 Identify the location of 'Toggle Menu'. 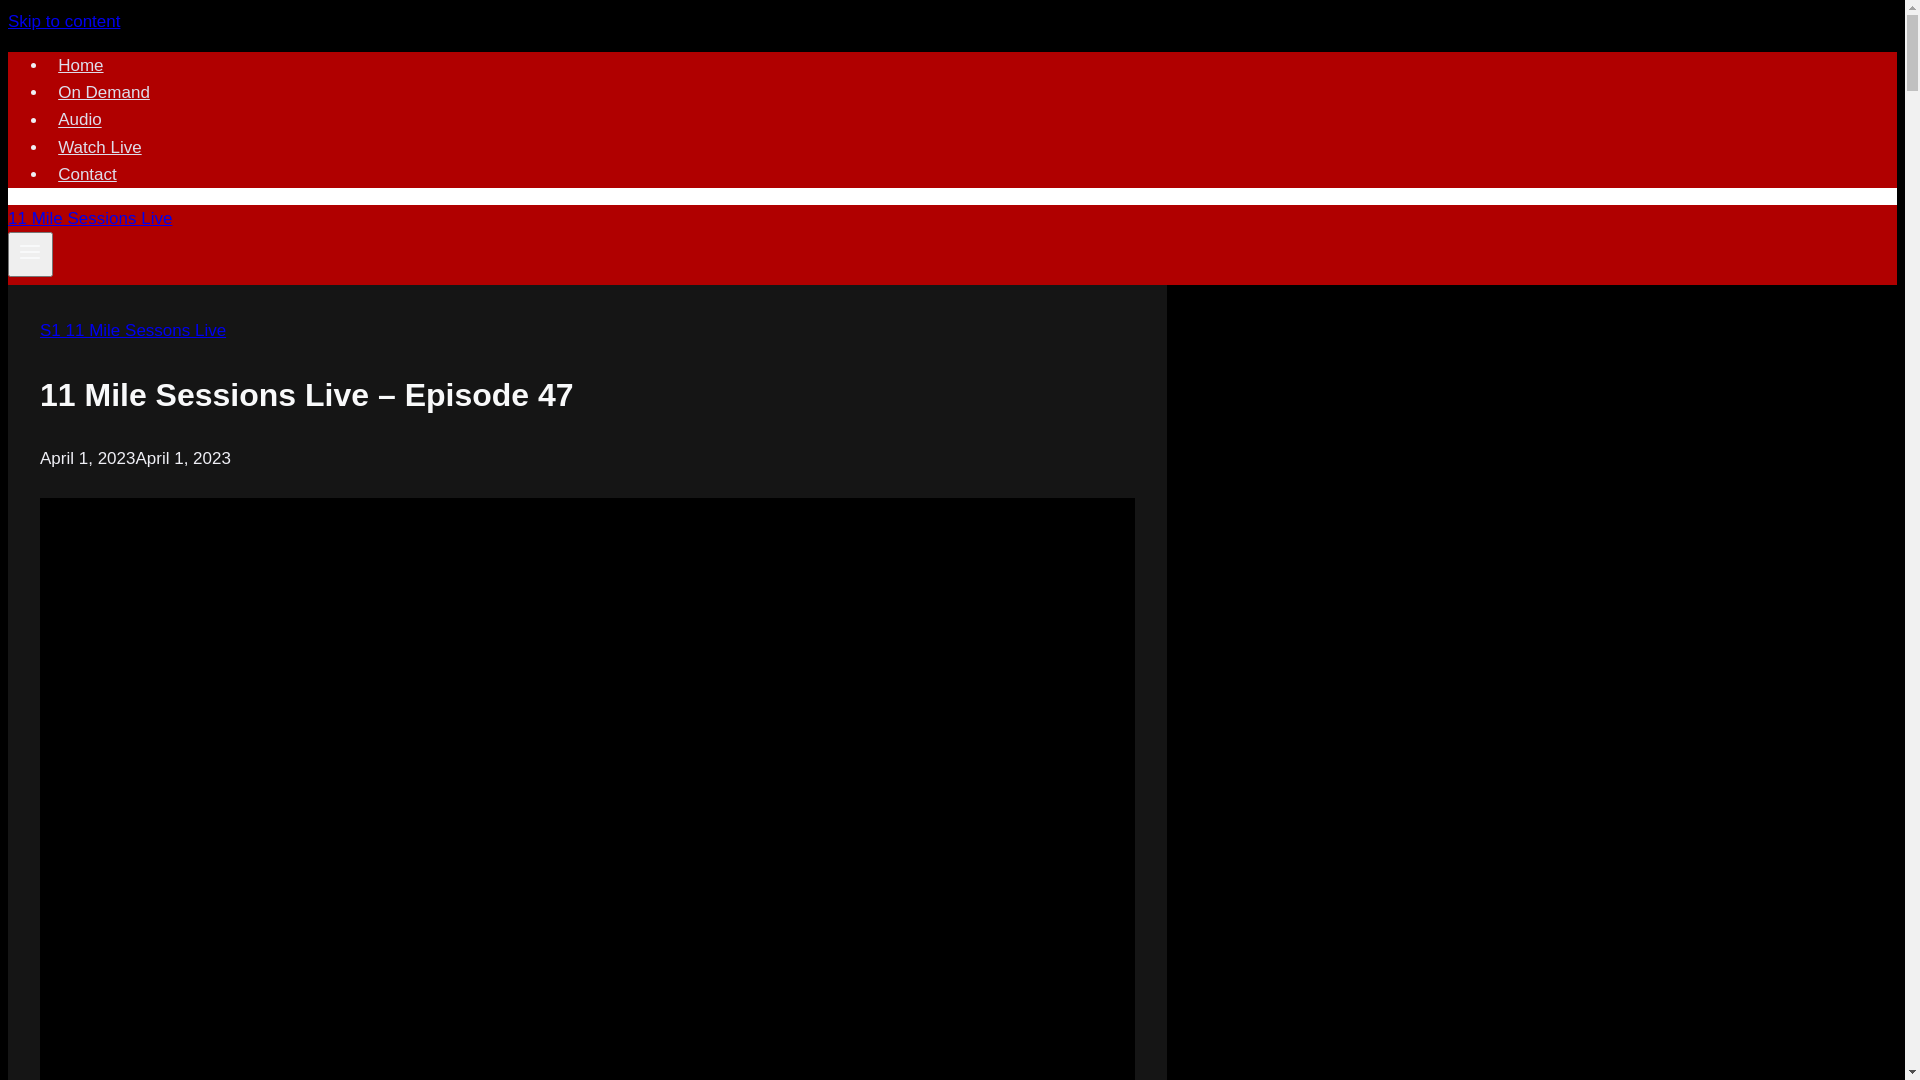
(30, 253).